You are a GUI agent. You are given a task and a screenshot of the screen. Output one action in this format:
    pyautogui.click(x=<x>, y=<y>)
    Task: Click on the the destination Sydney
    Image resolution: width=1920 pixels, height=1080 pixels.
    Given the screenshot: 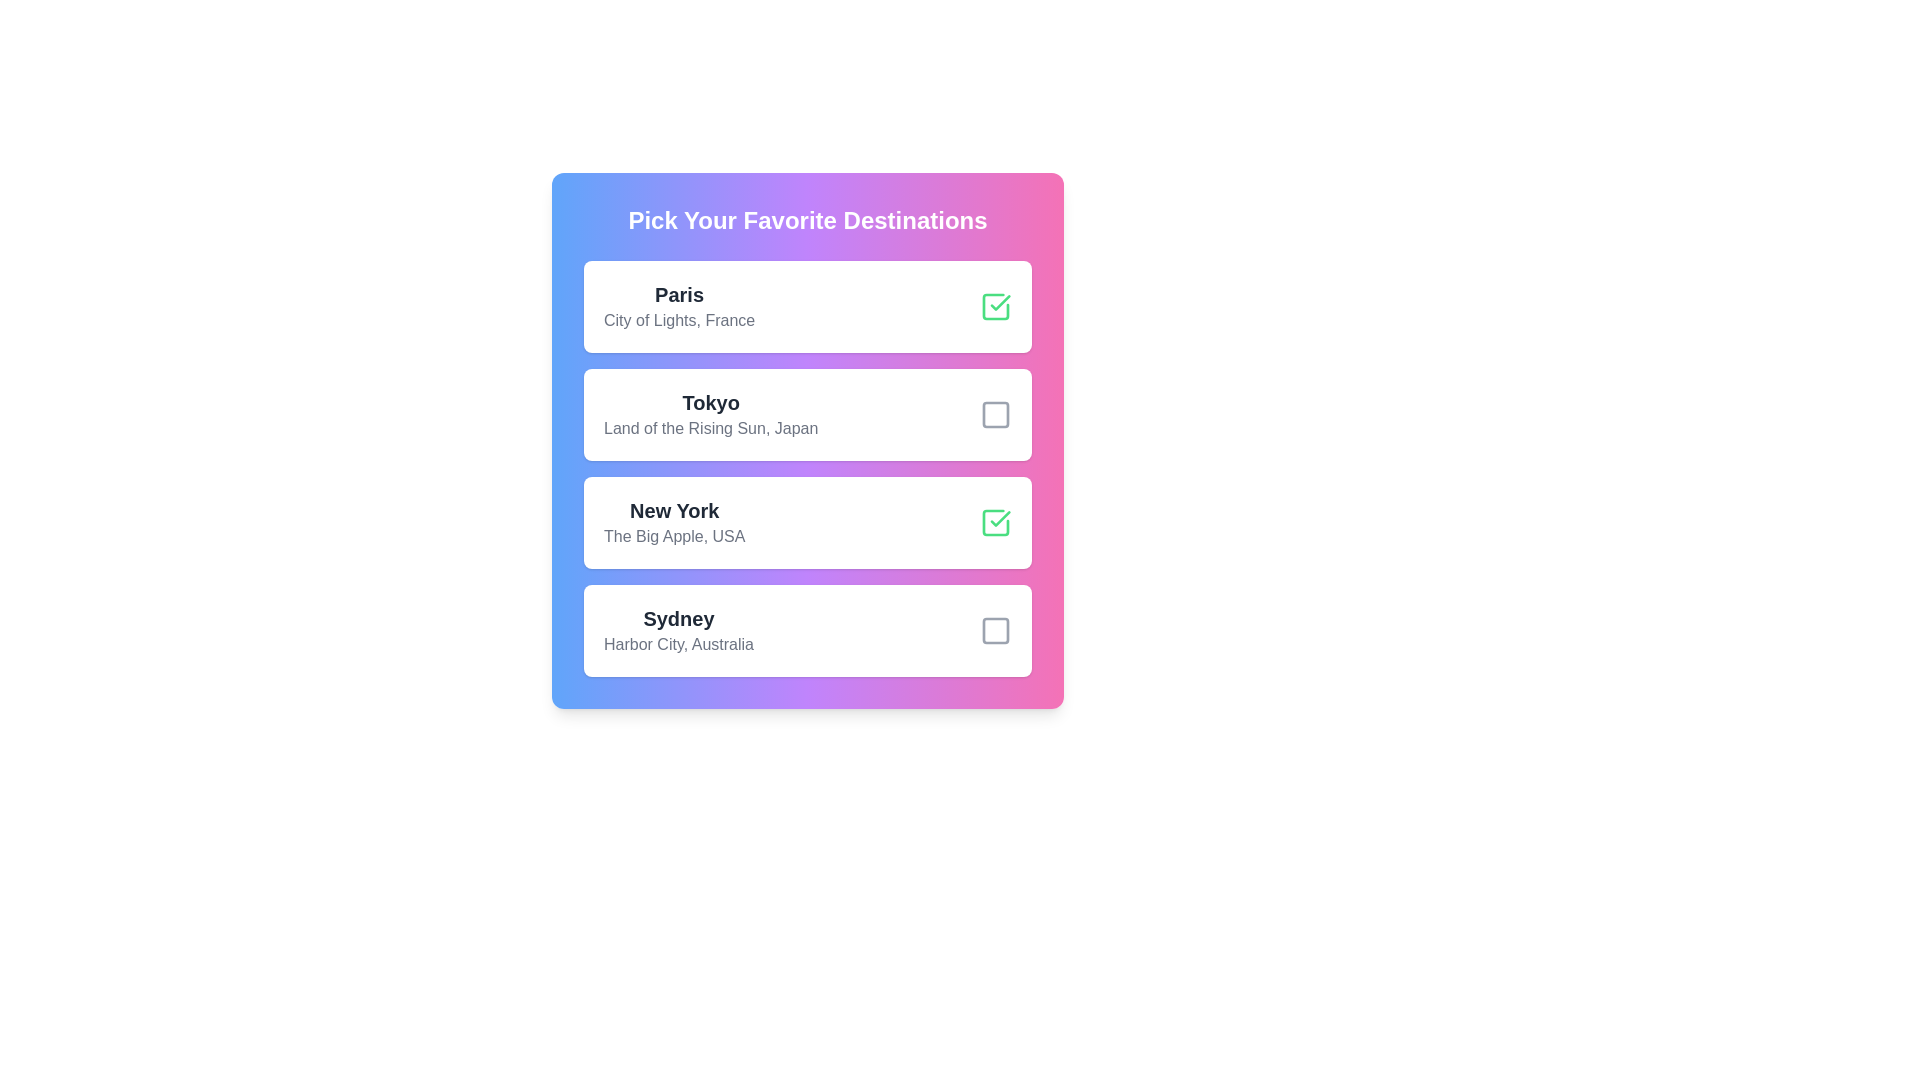 What is the action you would take?
    pyautogui.click(x=996, y=631)
    